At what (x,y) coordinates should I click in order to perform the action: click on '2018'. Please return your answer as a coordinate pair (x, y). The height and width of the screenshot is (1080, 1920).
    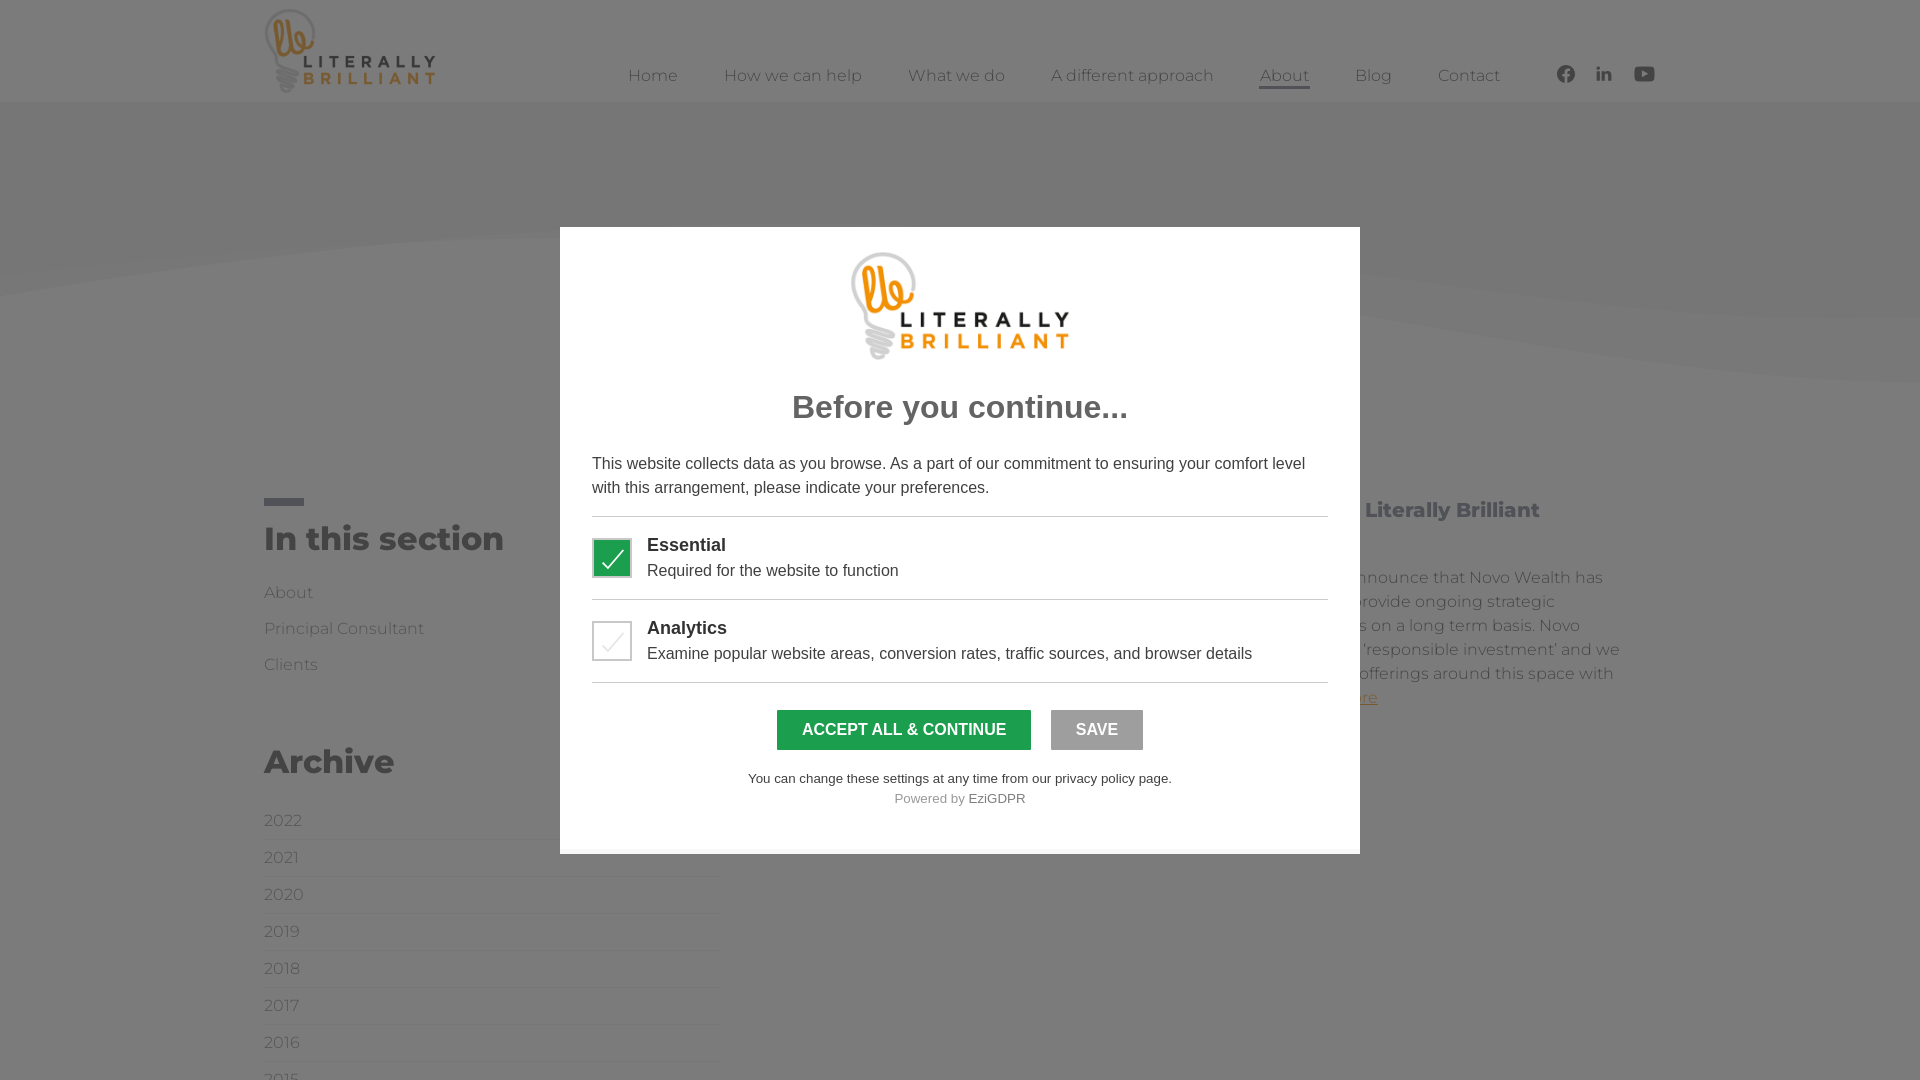
    Looking at the image, I should click on (281, 967).